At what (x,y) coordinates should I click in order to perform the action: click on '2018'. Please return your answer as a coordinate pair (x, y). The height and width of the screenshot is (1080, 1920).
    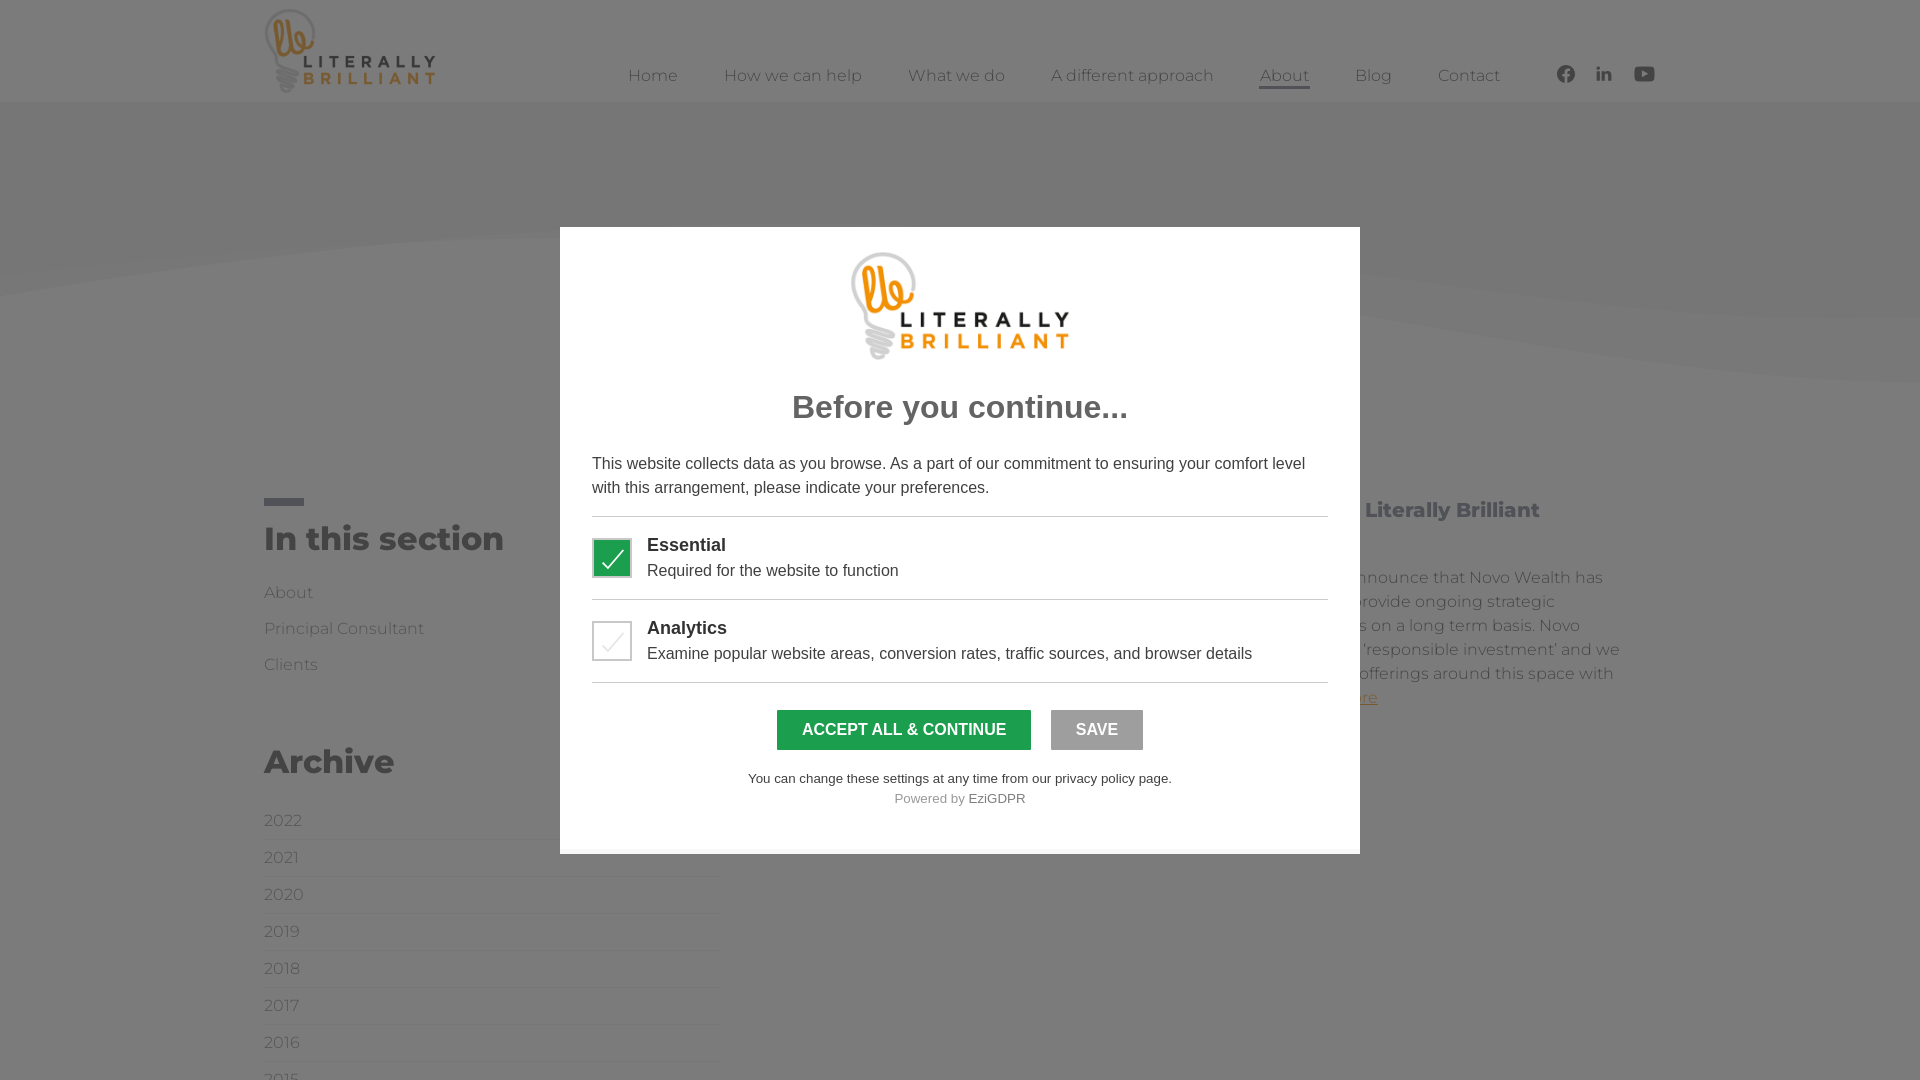
    Looking at the image, I should click on (281, 967).